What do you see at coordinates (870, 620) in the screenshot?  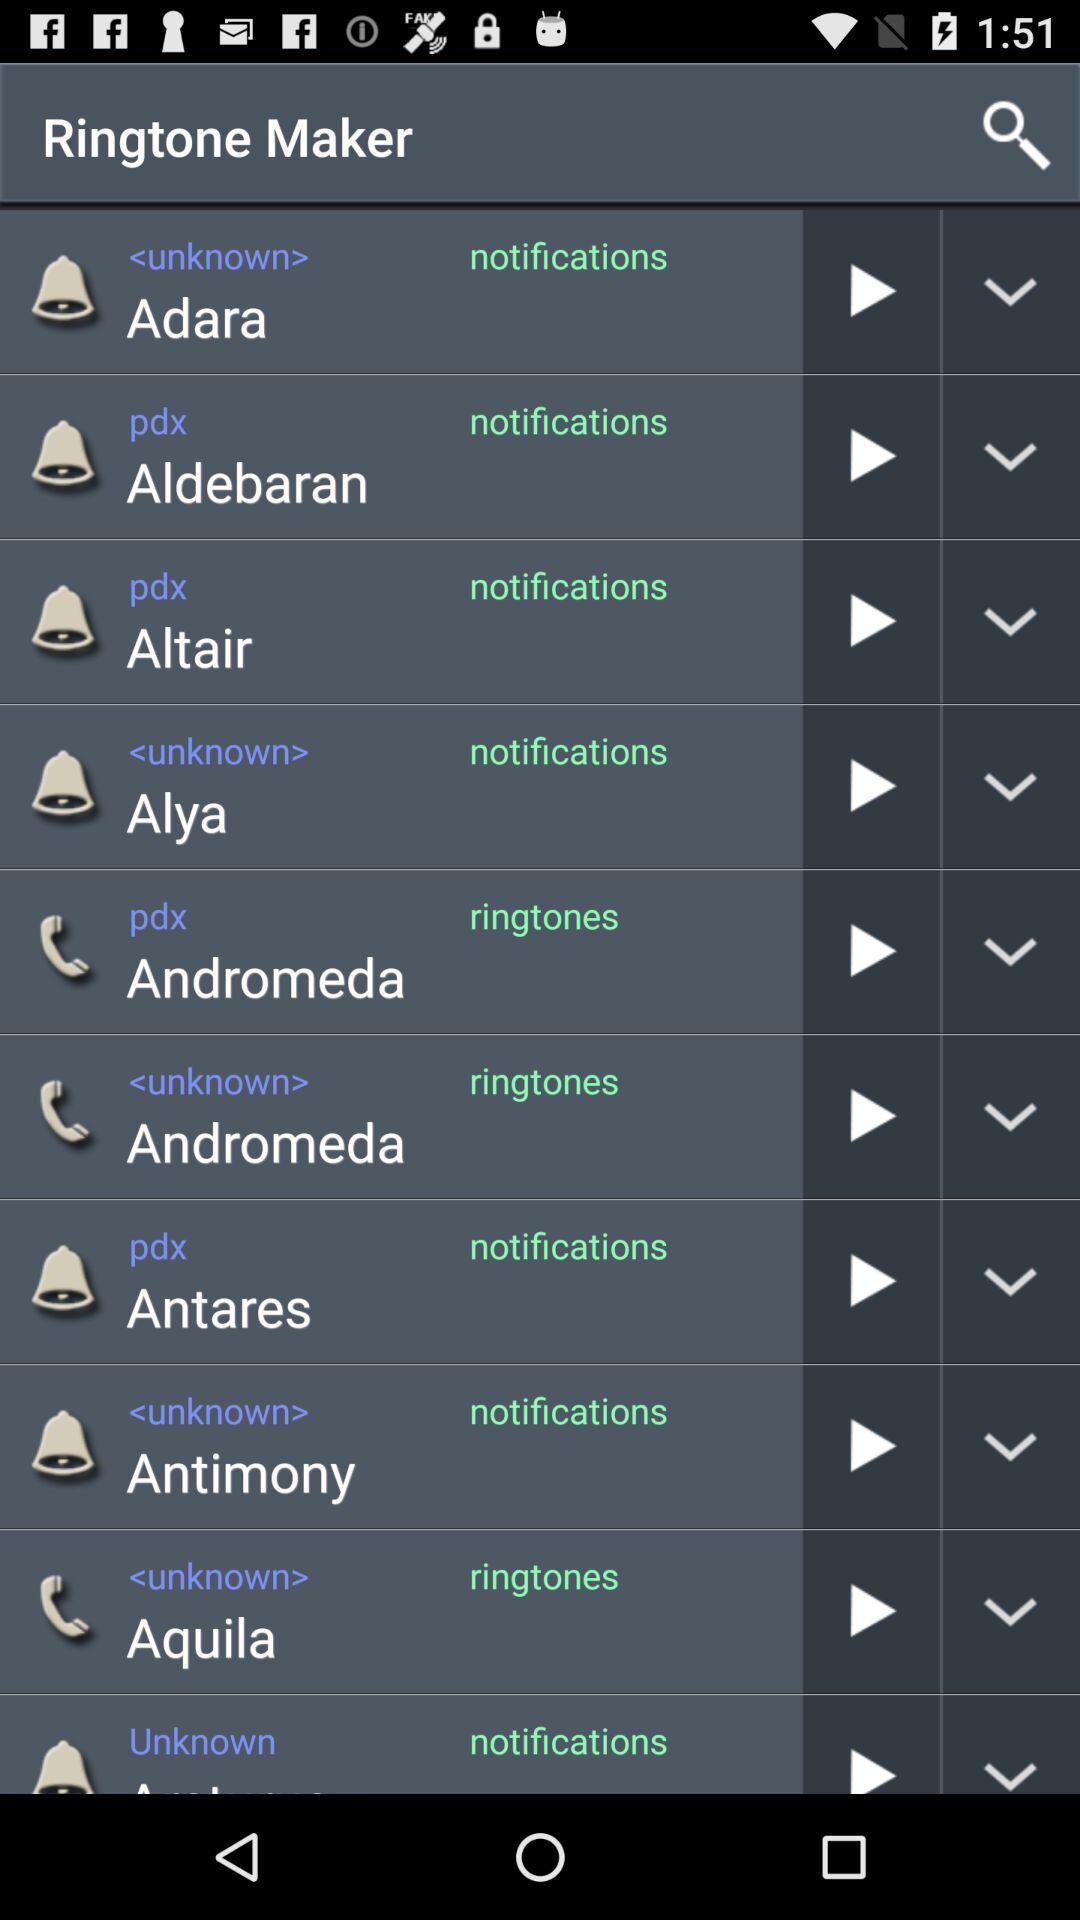 I see `selection` at bounding box center [870, 620].